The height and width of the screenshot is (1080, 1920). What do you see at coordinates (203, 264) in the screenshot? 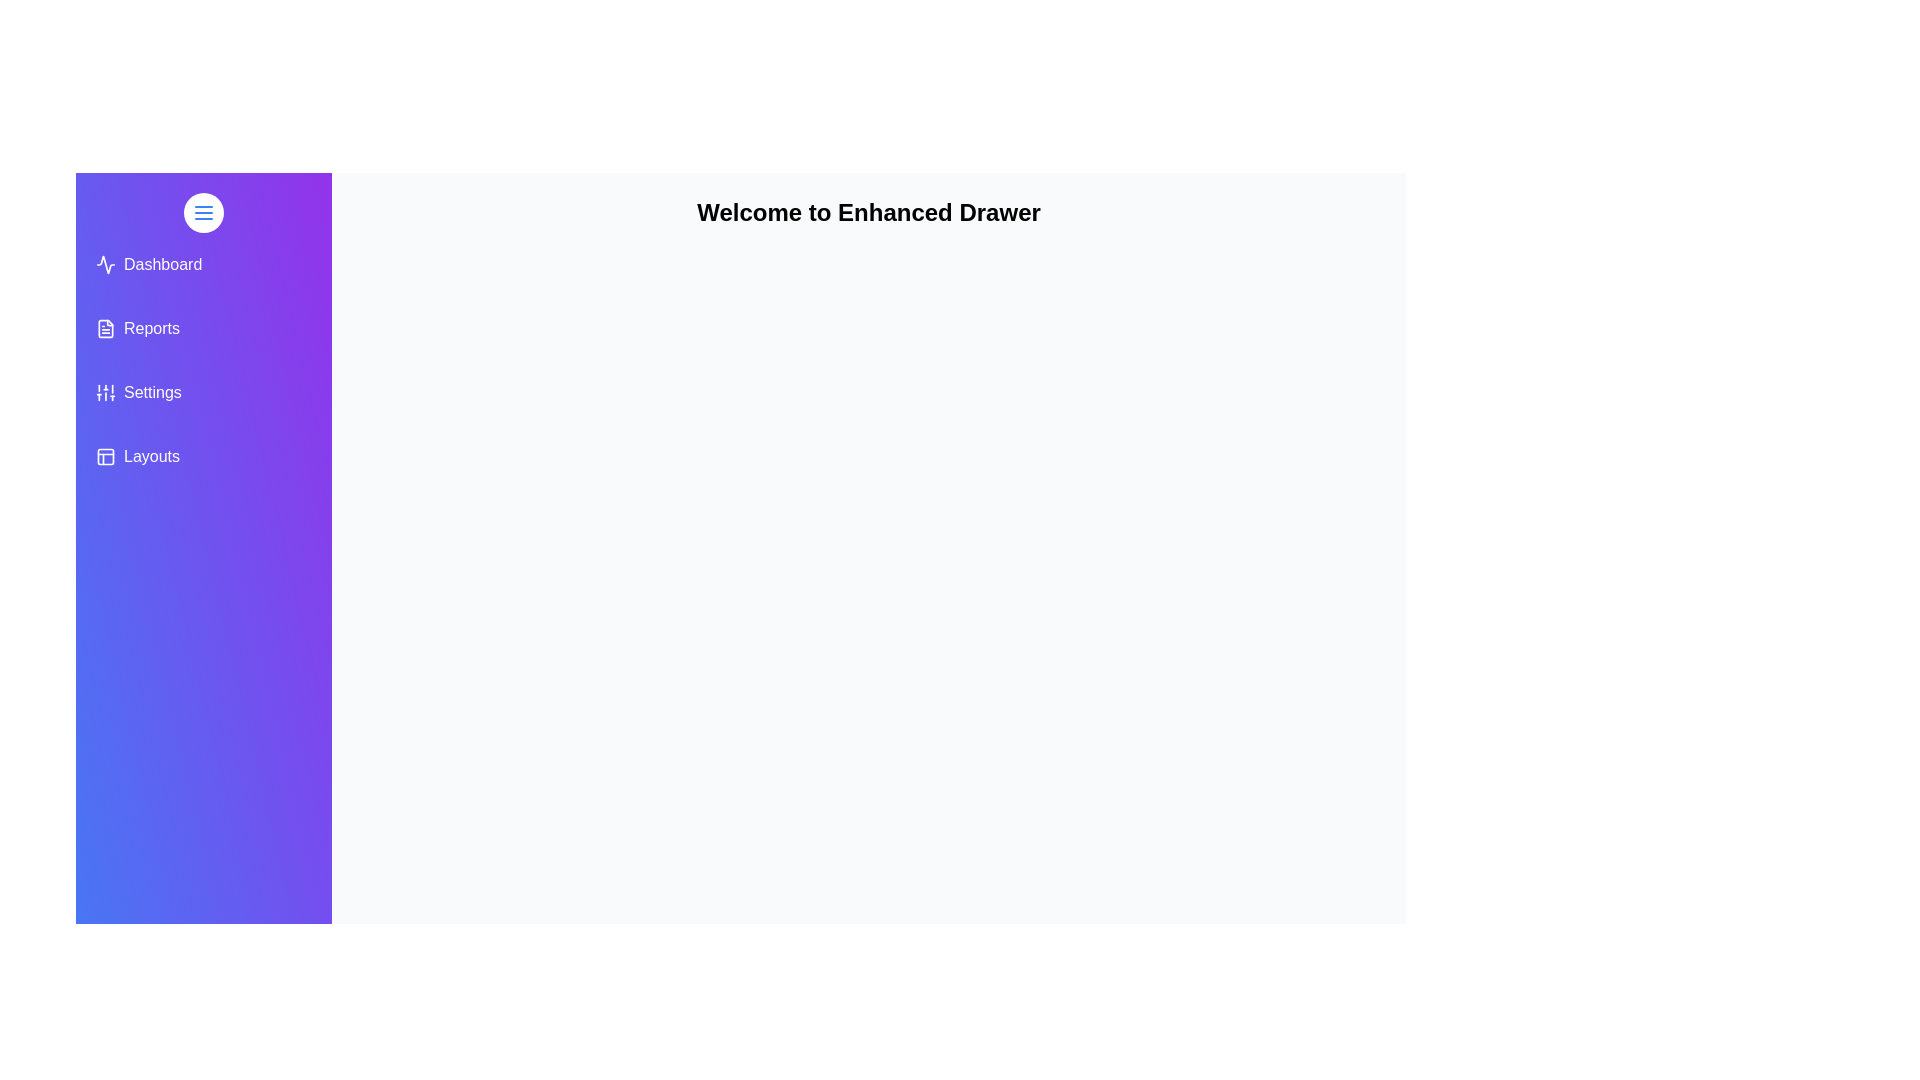
I see `the menu item Dashboard from the drawer` at bounding box center [203, 264].